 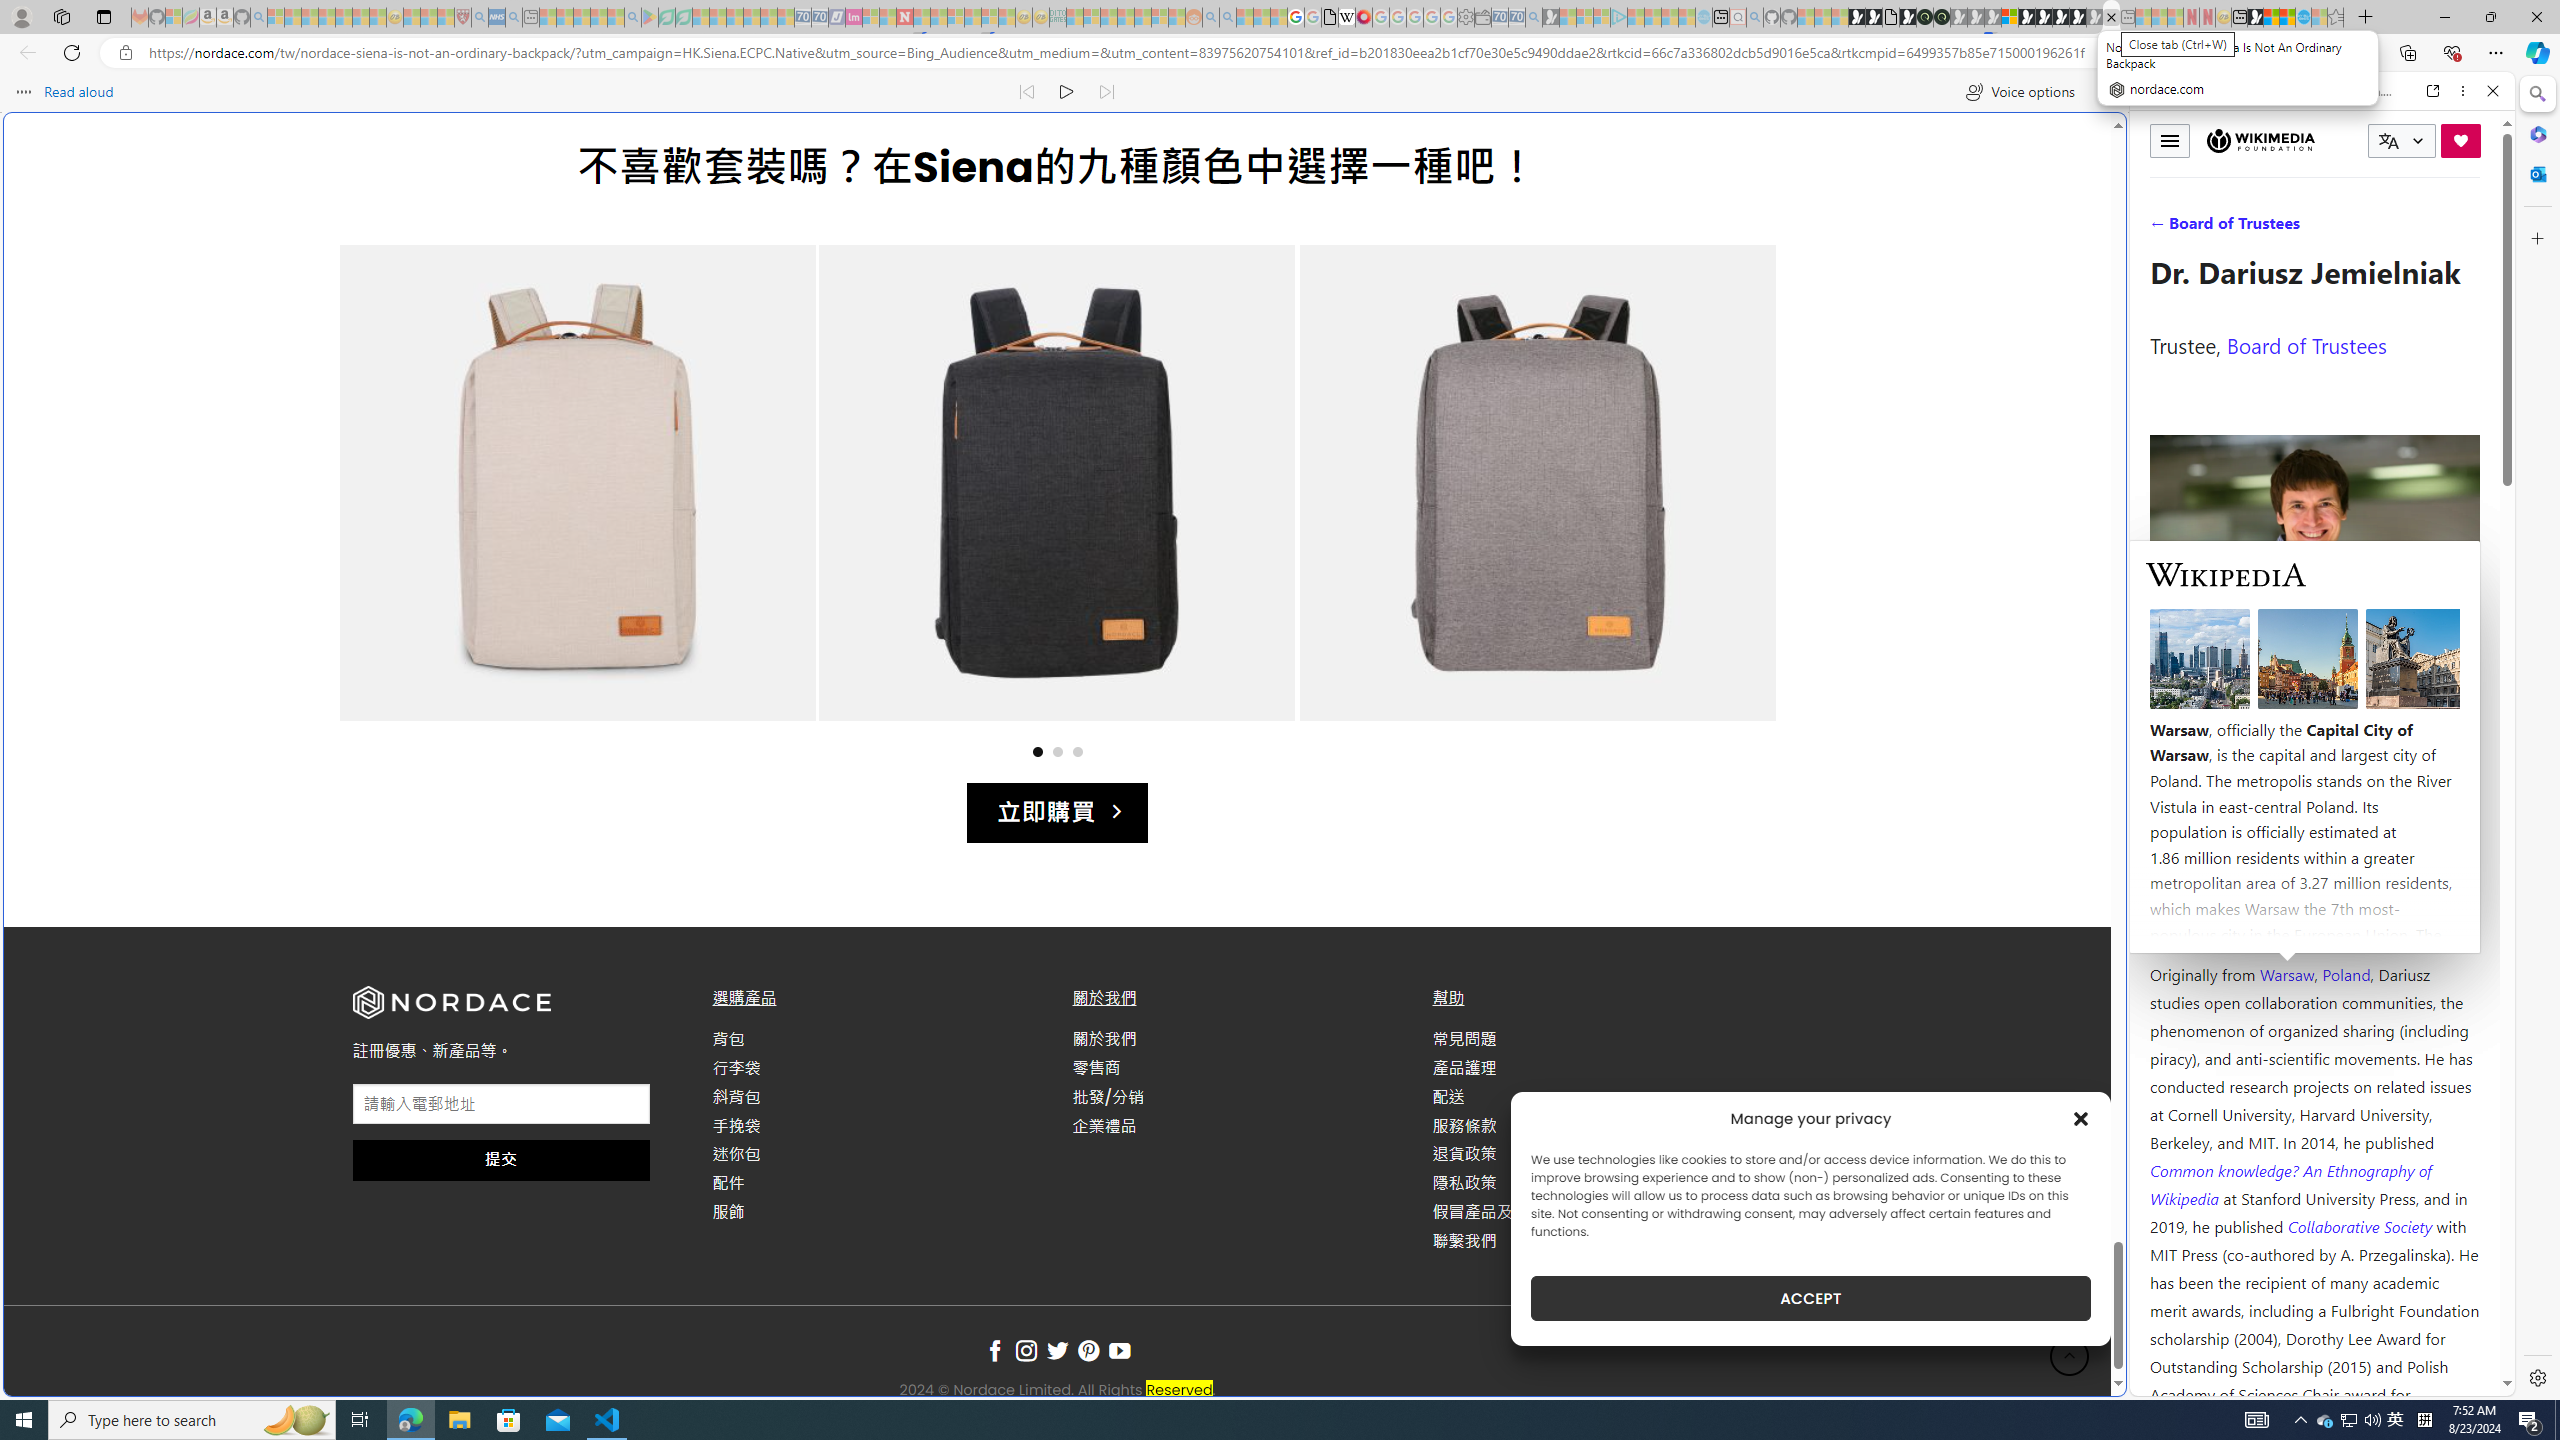 I want to click on 'Wiktionary', so click(x=2314, y=669).